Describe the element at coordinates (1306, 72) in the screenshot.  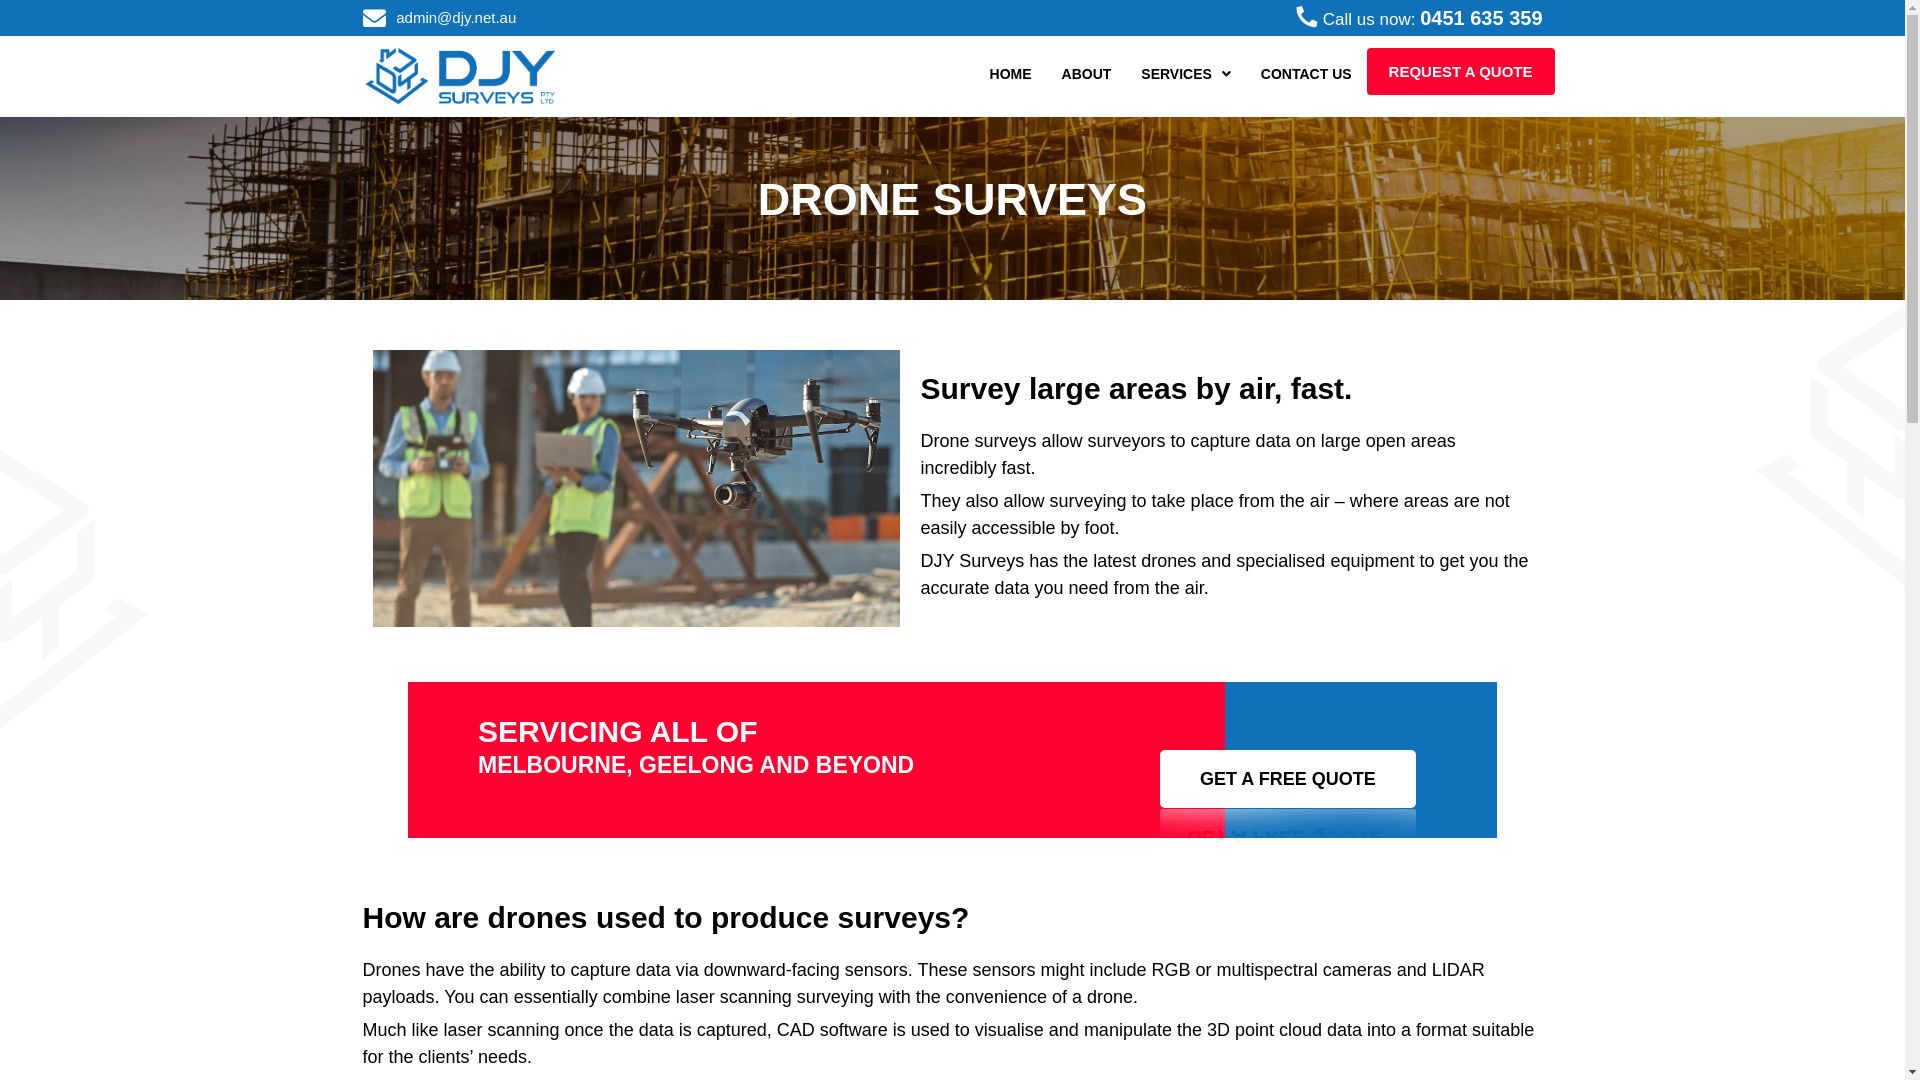
I see `'CONTACT US'` at that location.